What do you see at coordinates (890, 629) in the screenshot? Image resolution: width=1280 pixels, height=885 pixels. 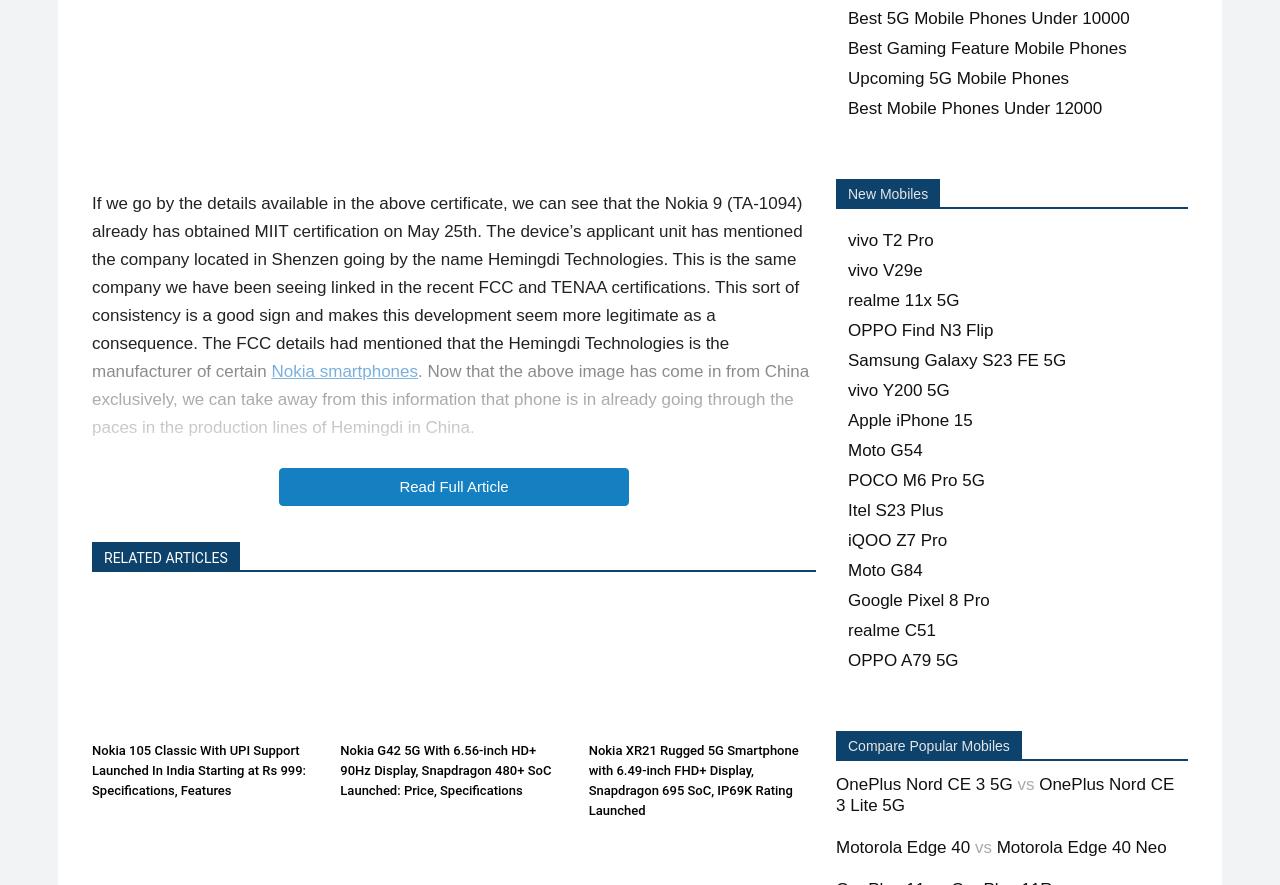 I see `'realme C51'` at bounding box center [890, 629].